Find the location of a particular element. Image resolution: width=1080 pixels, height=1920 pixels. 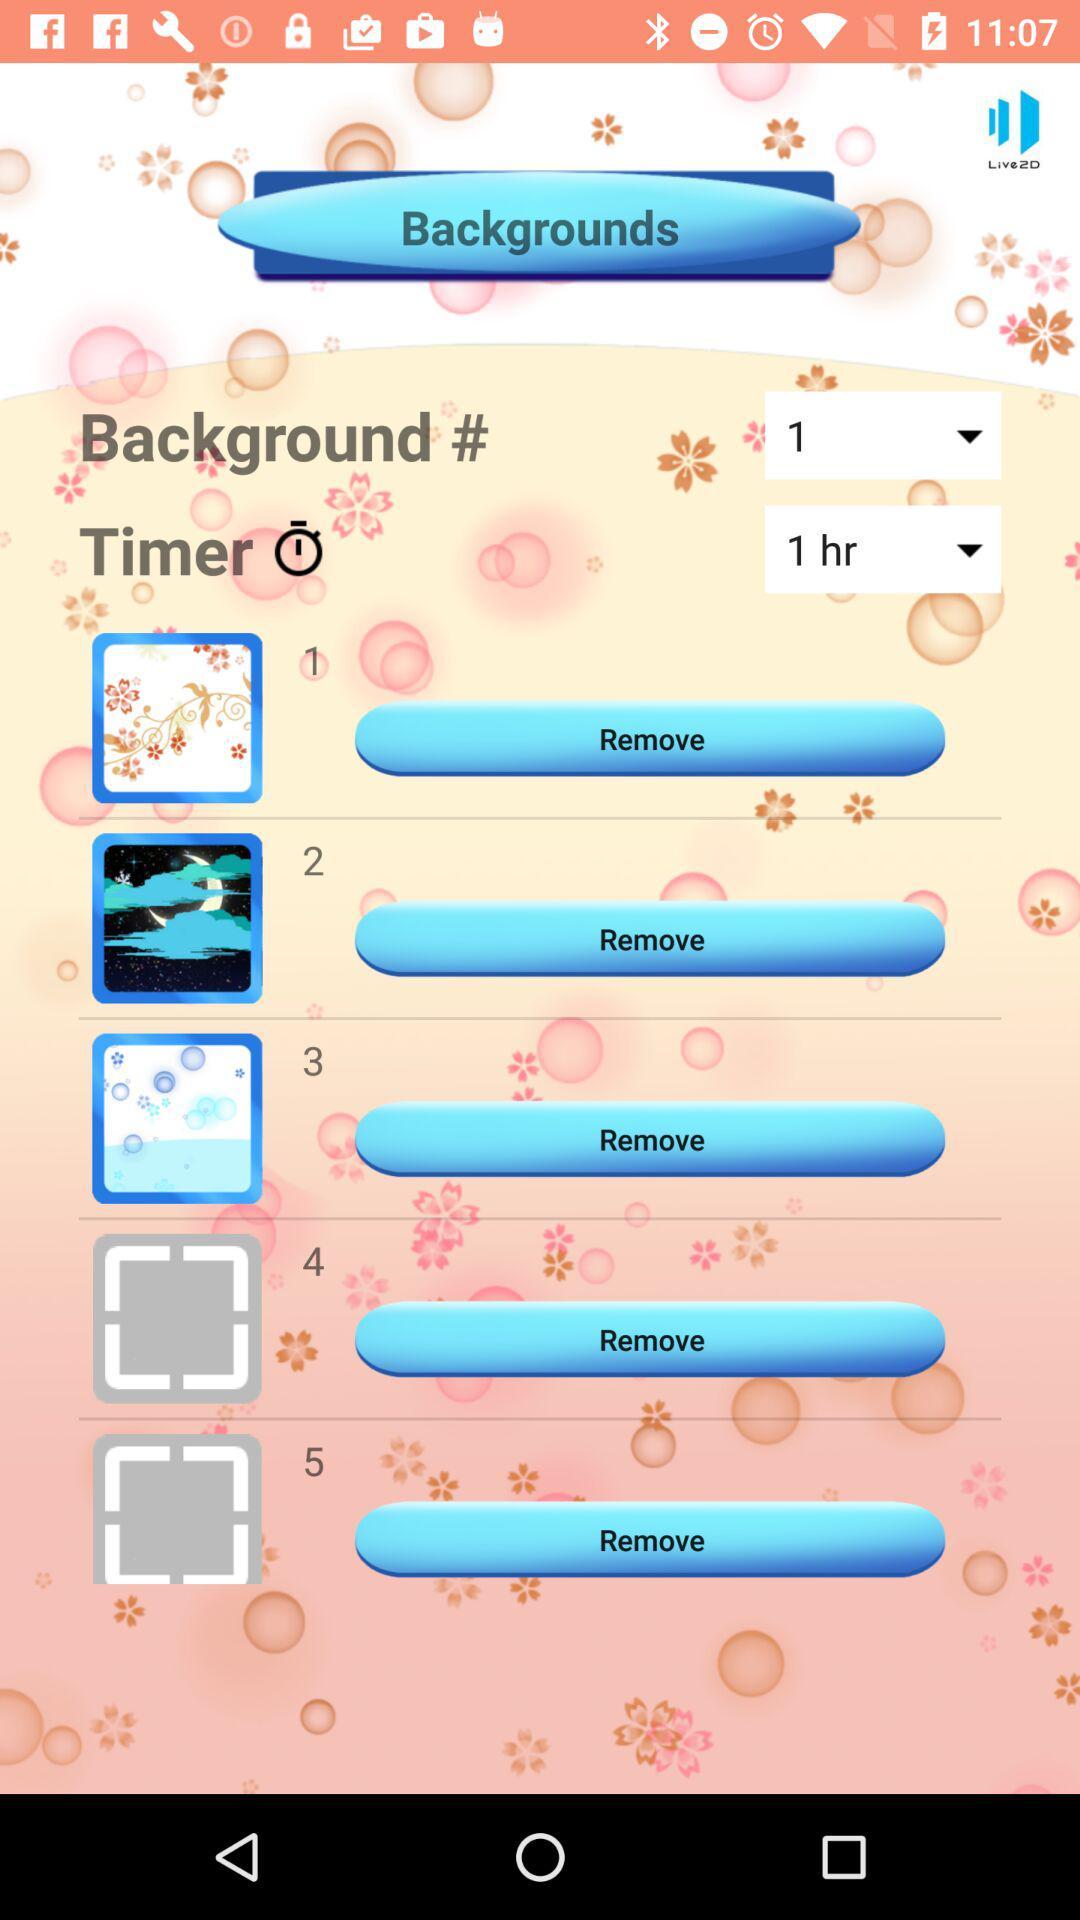

the icon above the 5 item is located at coordinates (313, 1259).